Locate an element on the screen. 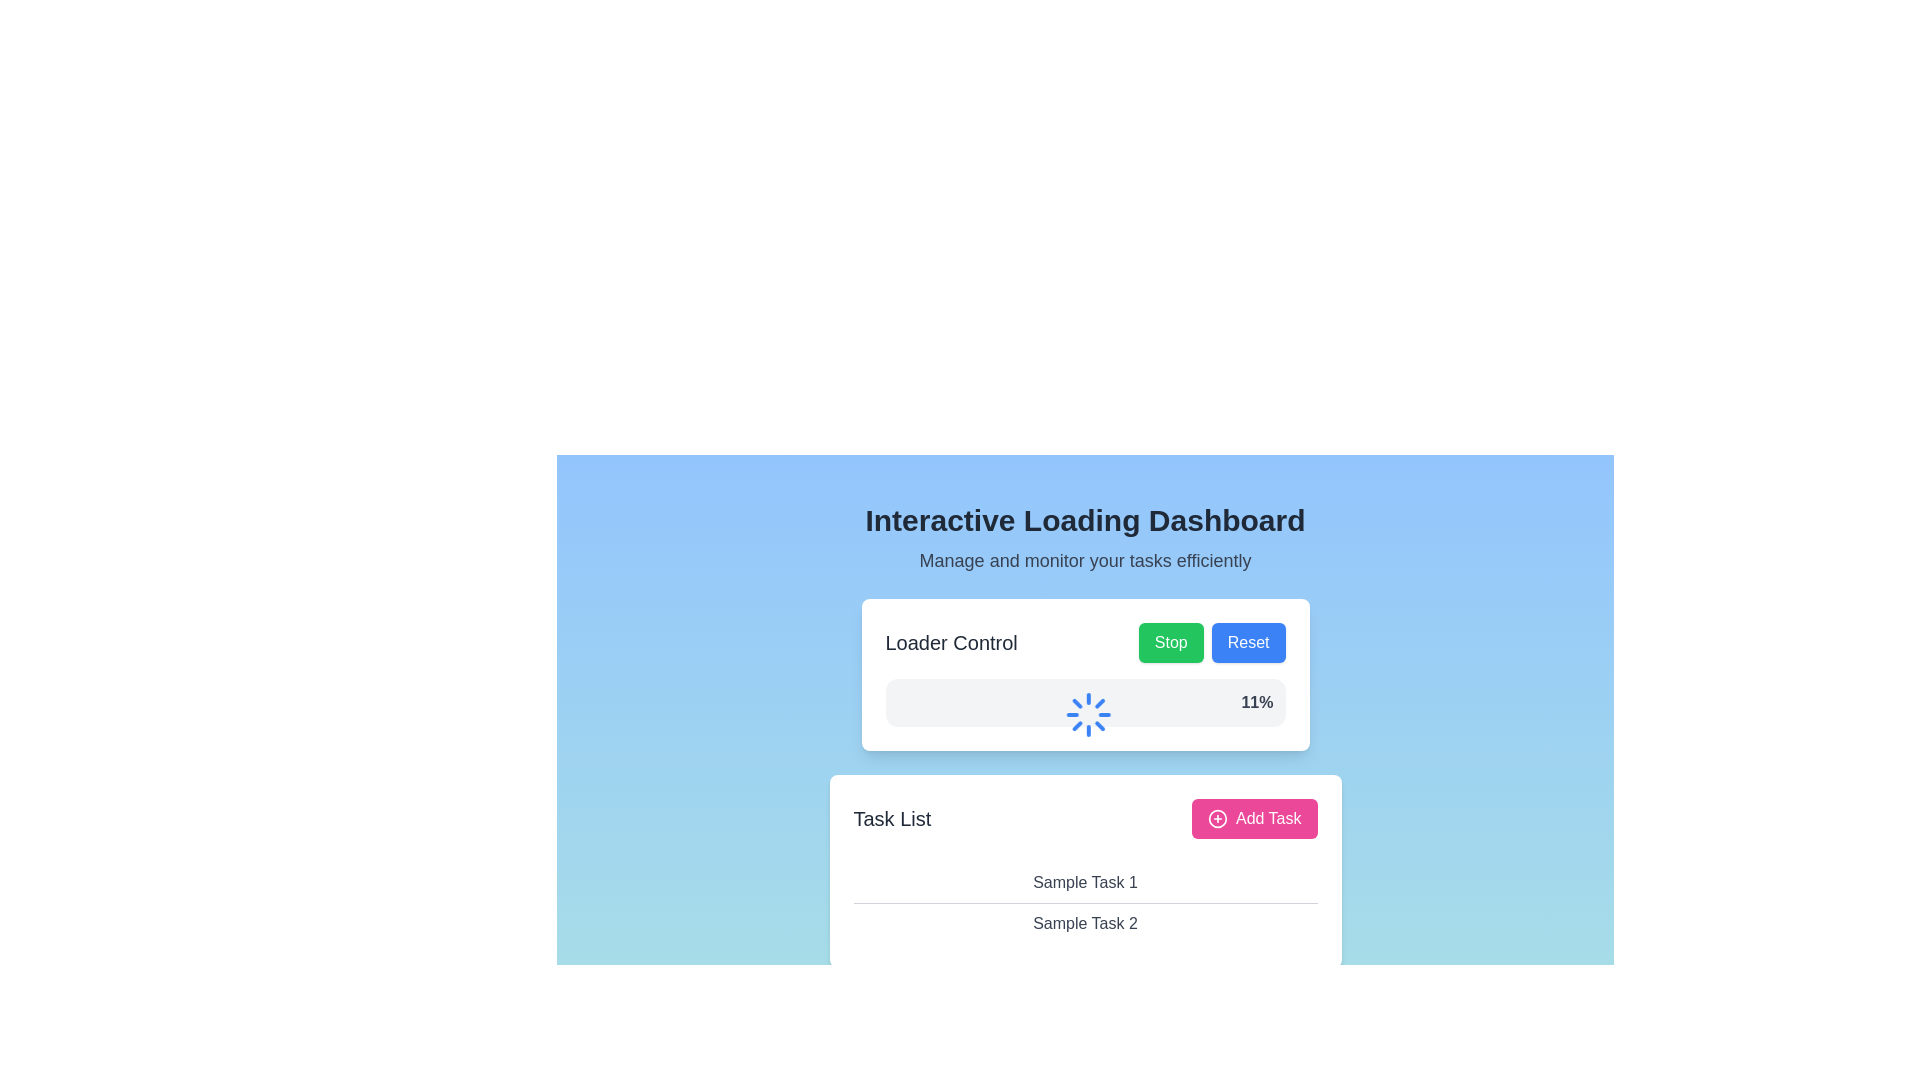 The image size is (1920, 1080). the Text Header element that labels the 'Task List Add Task' section, positioned to the left of the 'Add Task' button is located at coordinates (891, 818).